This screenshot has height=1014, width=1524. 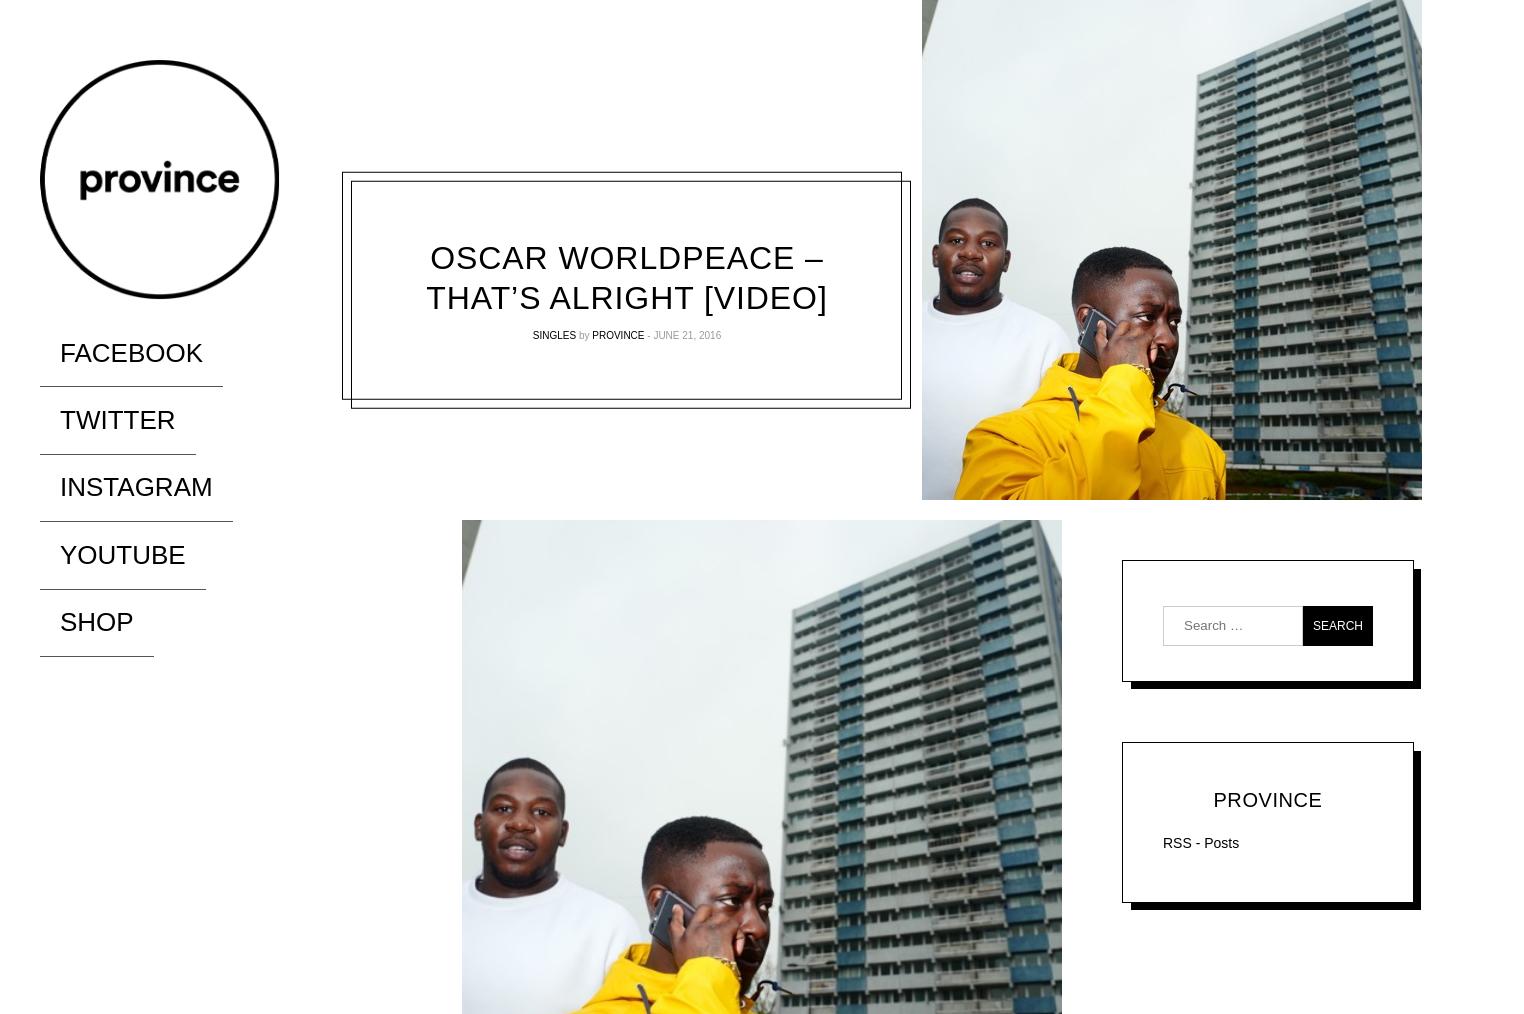 I want to click on 'Singles', so click(x=552, y=334).